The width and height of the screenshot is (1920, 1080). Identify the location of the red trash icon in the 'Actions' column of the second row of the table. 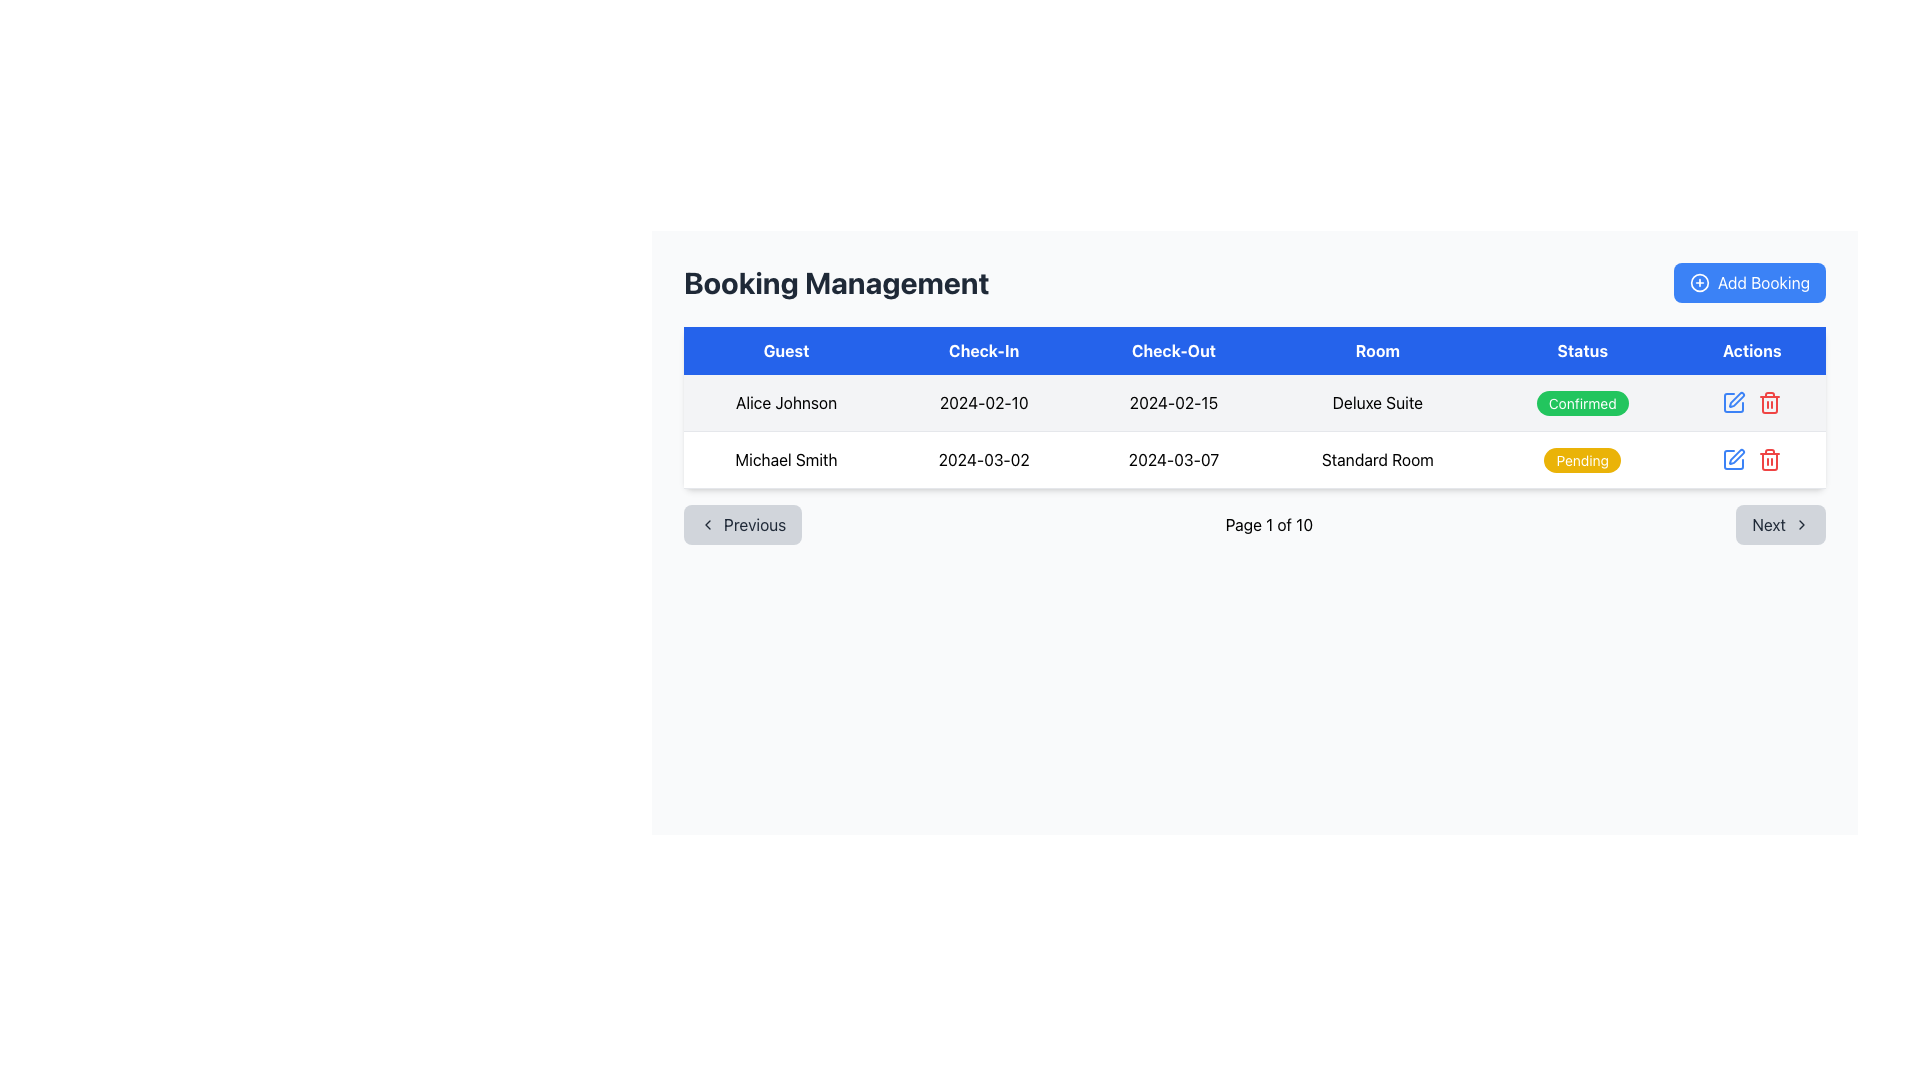
(1770, 402).